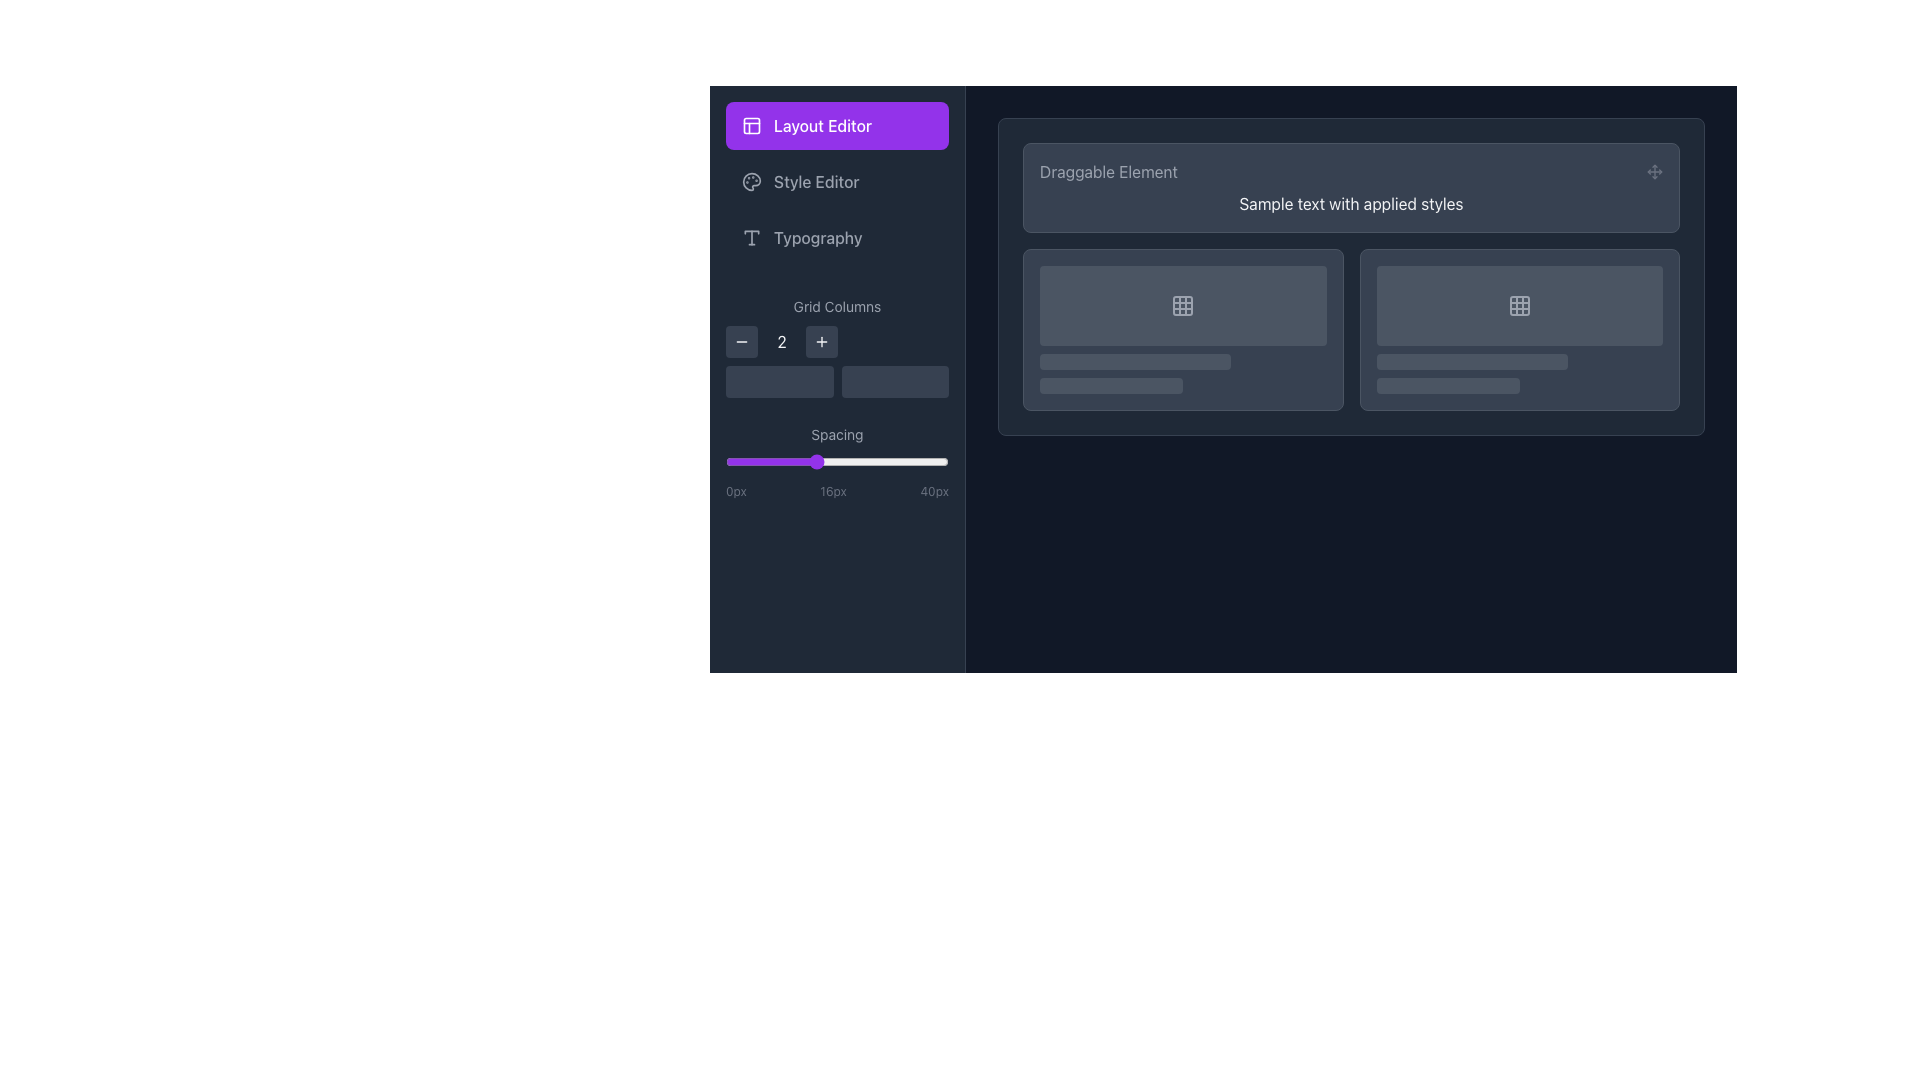 This screenshot has height=1080, width=1920. What do you see at coordinates (837, 462) in the screenshot?
I see `the handle of the horizontal slider with a purple accent color located within the dark interface section` at bounding box center [837, 462].